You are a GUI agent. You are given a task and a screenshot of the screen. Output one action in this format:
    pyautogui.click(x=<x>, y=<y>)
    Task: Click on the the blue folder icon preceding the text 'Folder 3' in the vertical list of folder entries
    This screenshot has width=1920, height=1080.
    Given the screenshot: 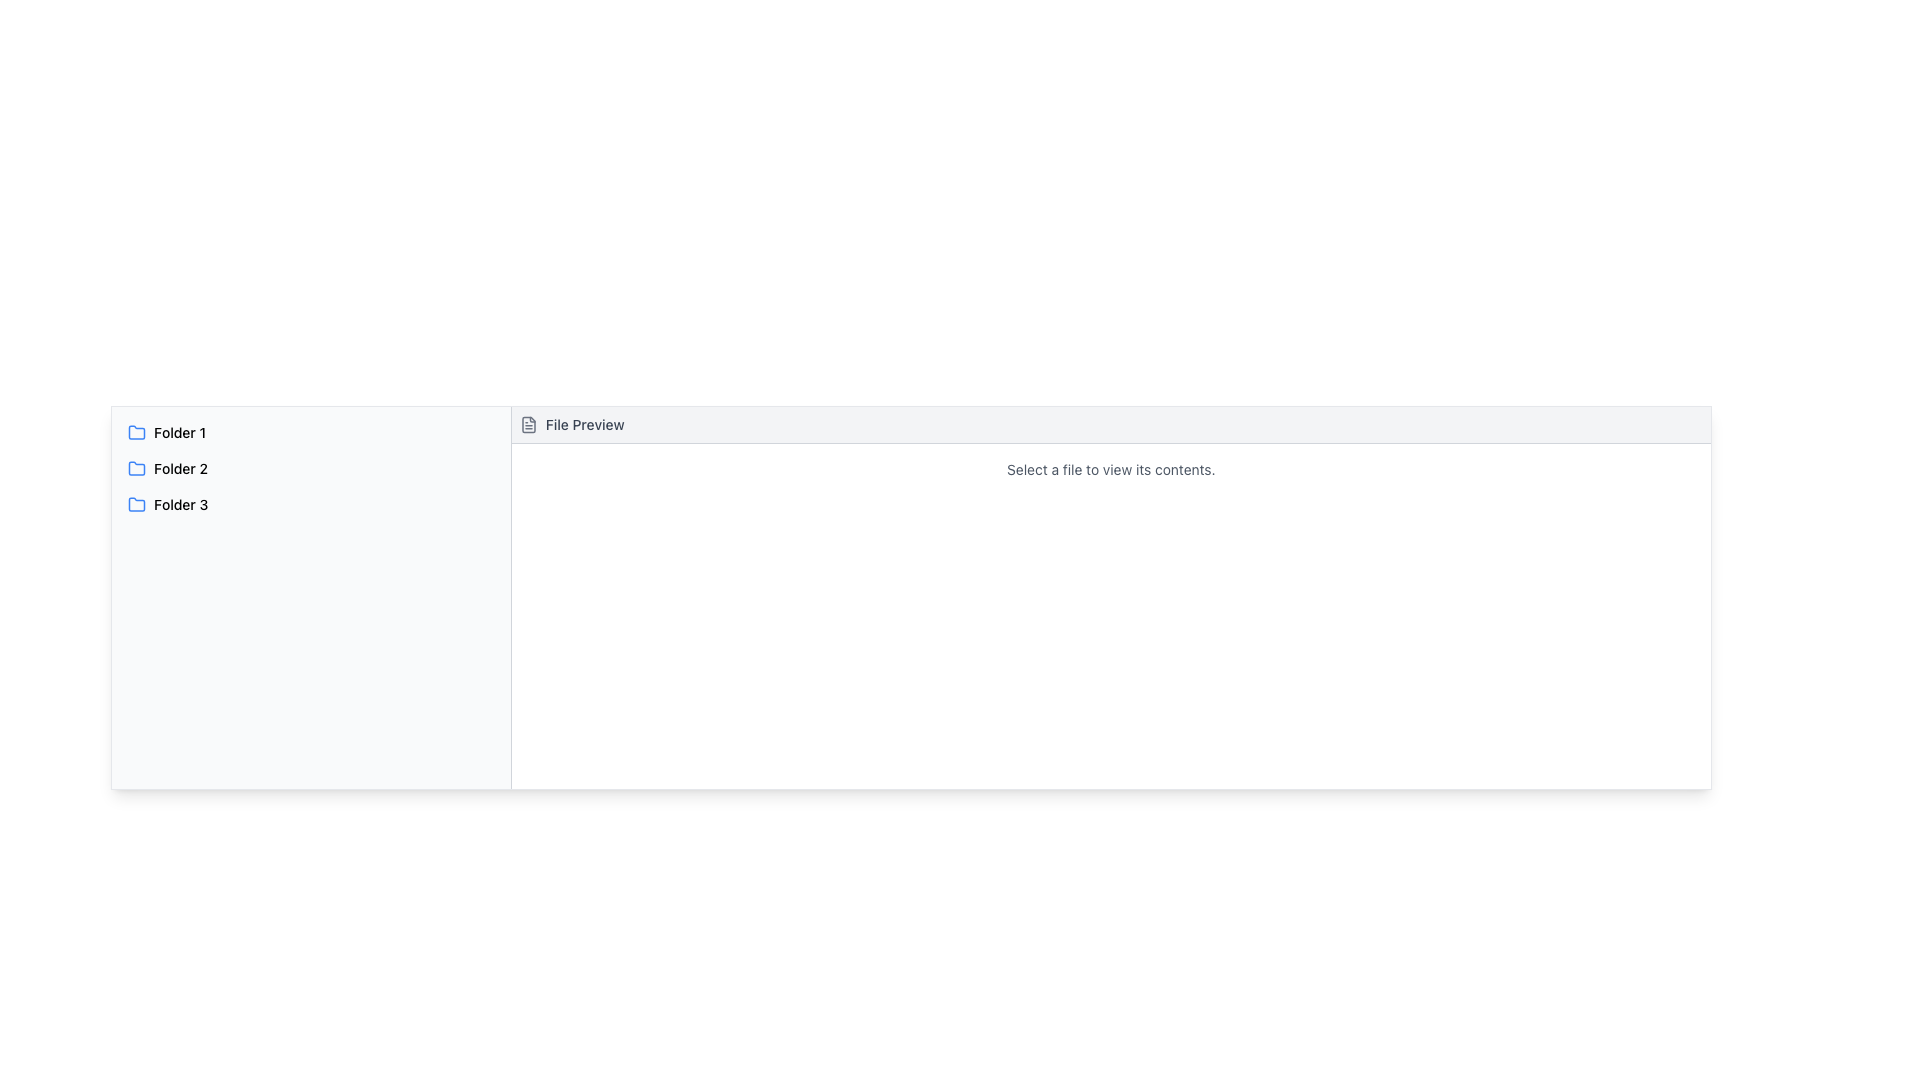 What is the action you would take?
    pyautogui.click(x=136, y=504)
    